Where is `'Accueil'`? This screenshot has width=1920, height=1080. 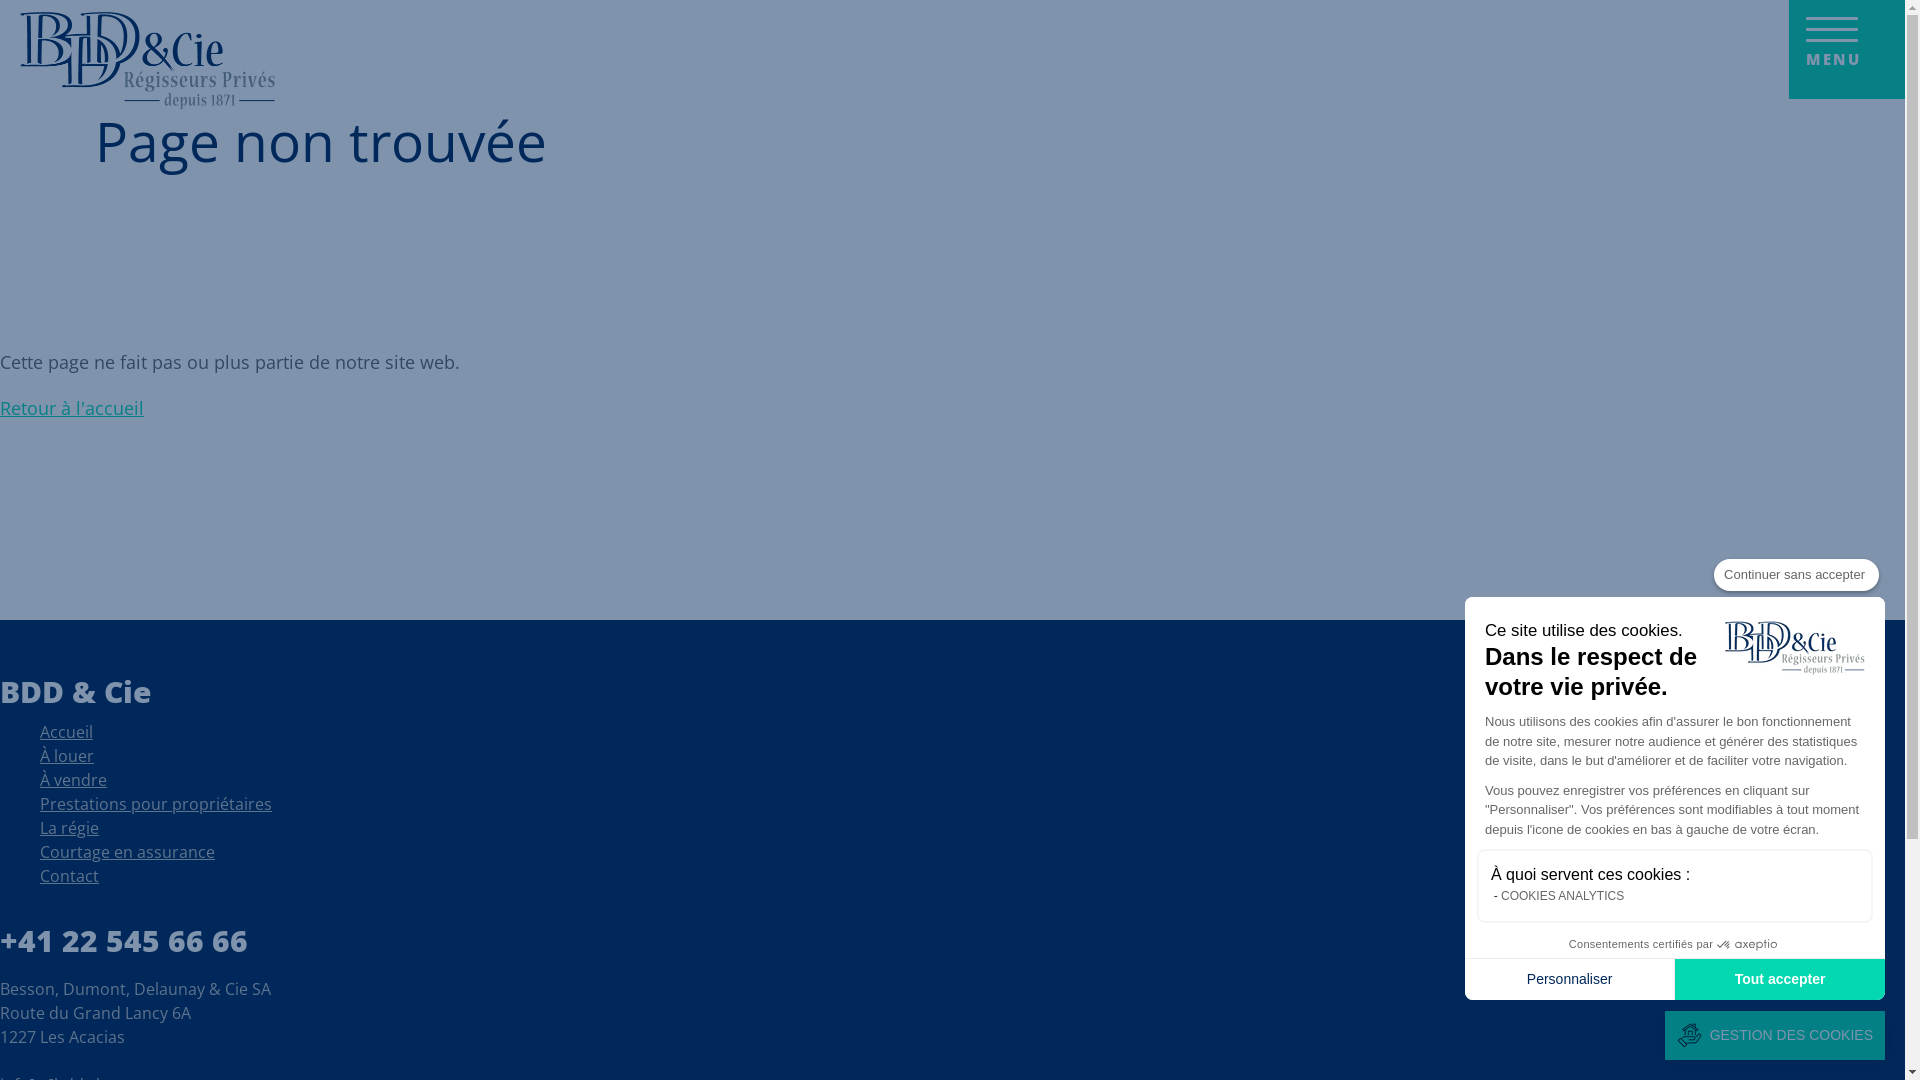 'Accueil' is located at coordinates (66, 736).